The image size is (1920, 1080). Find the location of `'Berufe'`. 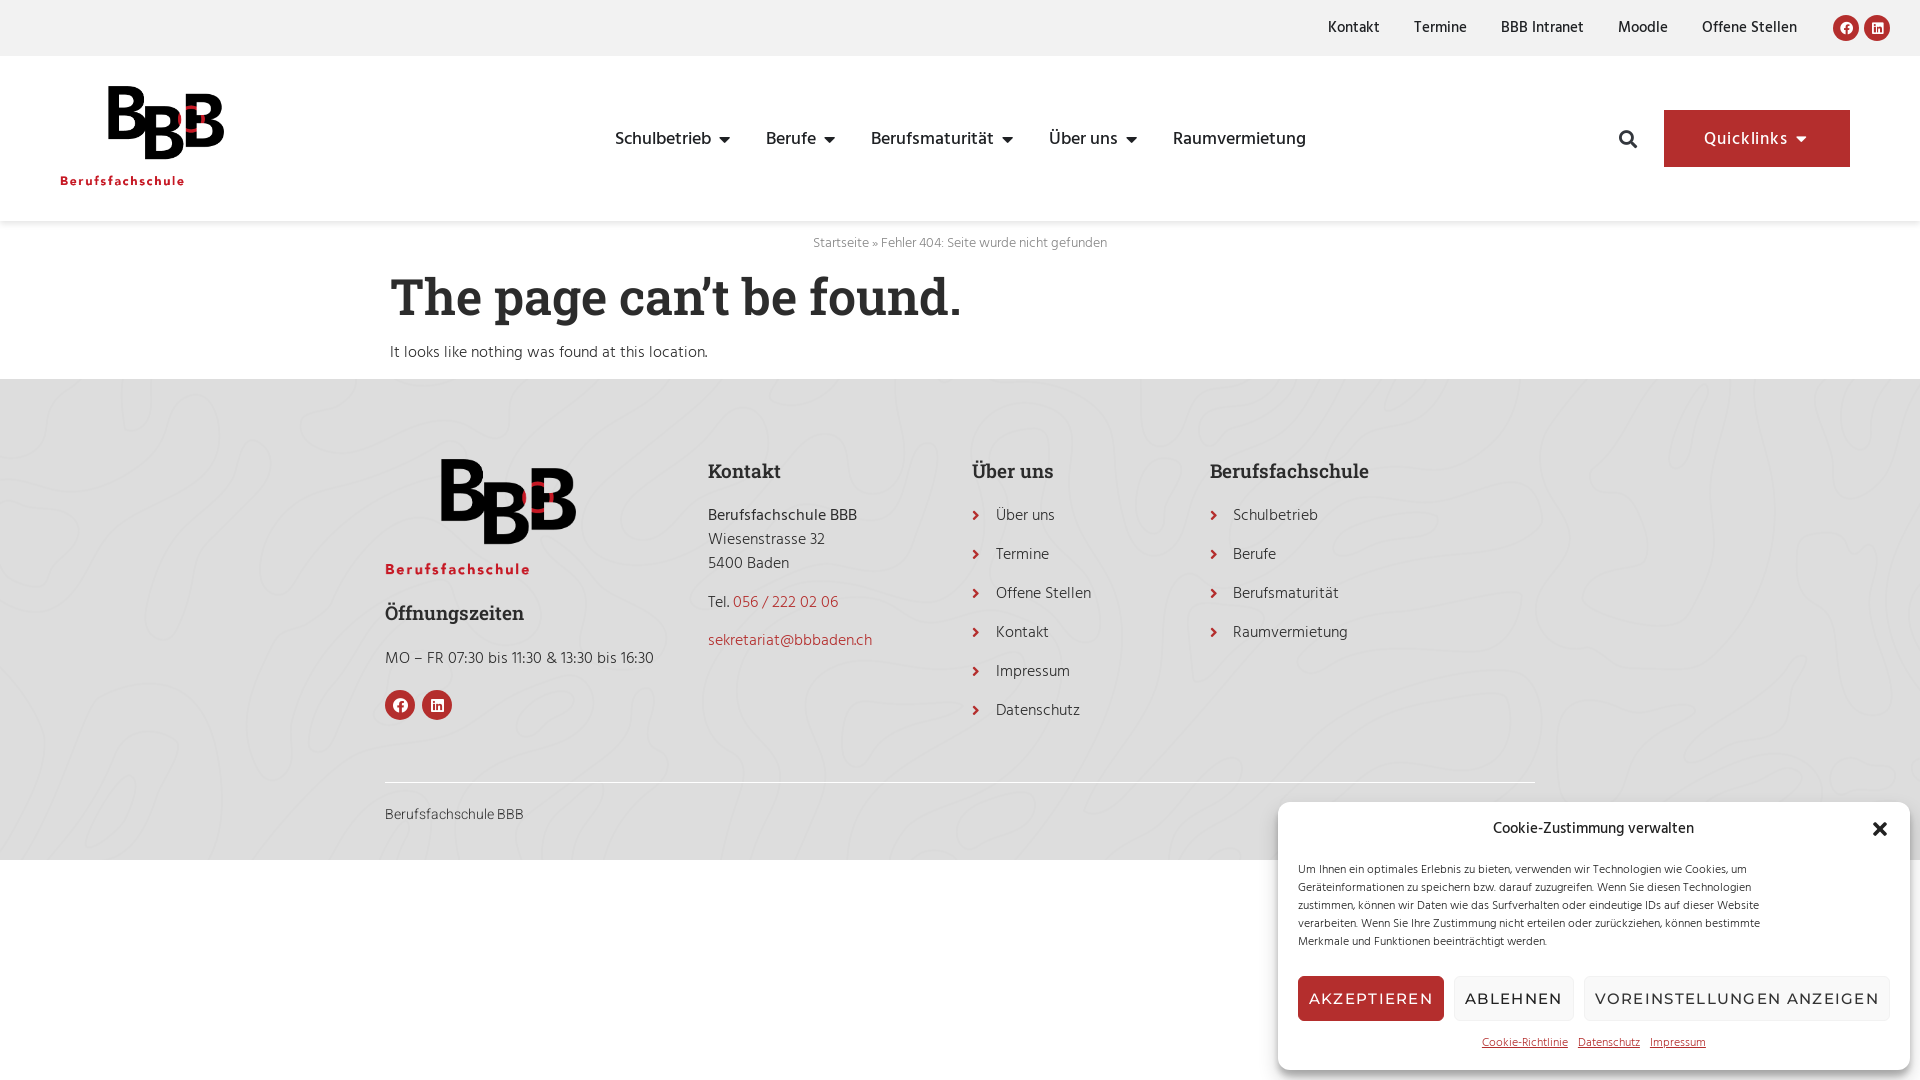

'Berufe' is located at coordinates (1371, 554).